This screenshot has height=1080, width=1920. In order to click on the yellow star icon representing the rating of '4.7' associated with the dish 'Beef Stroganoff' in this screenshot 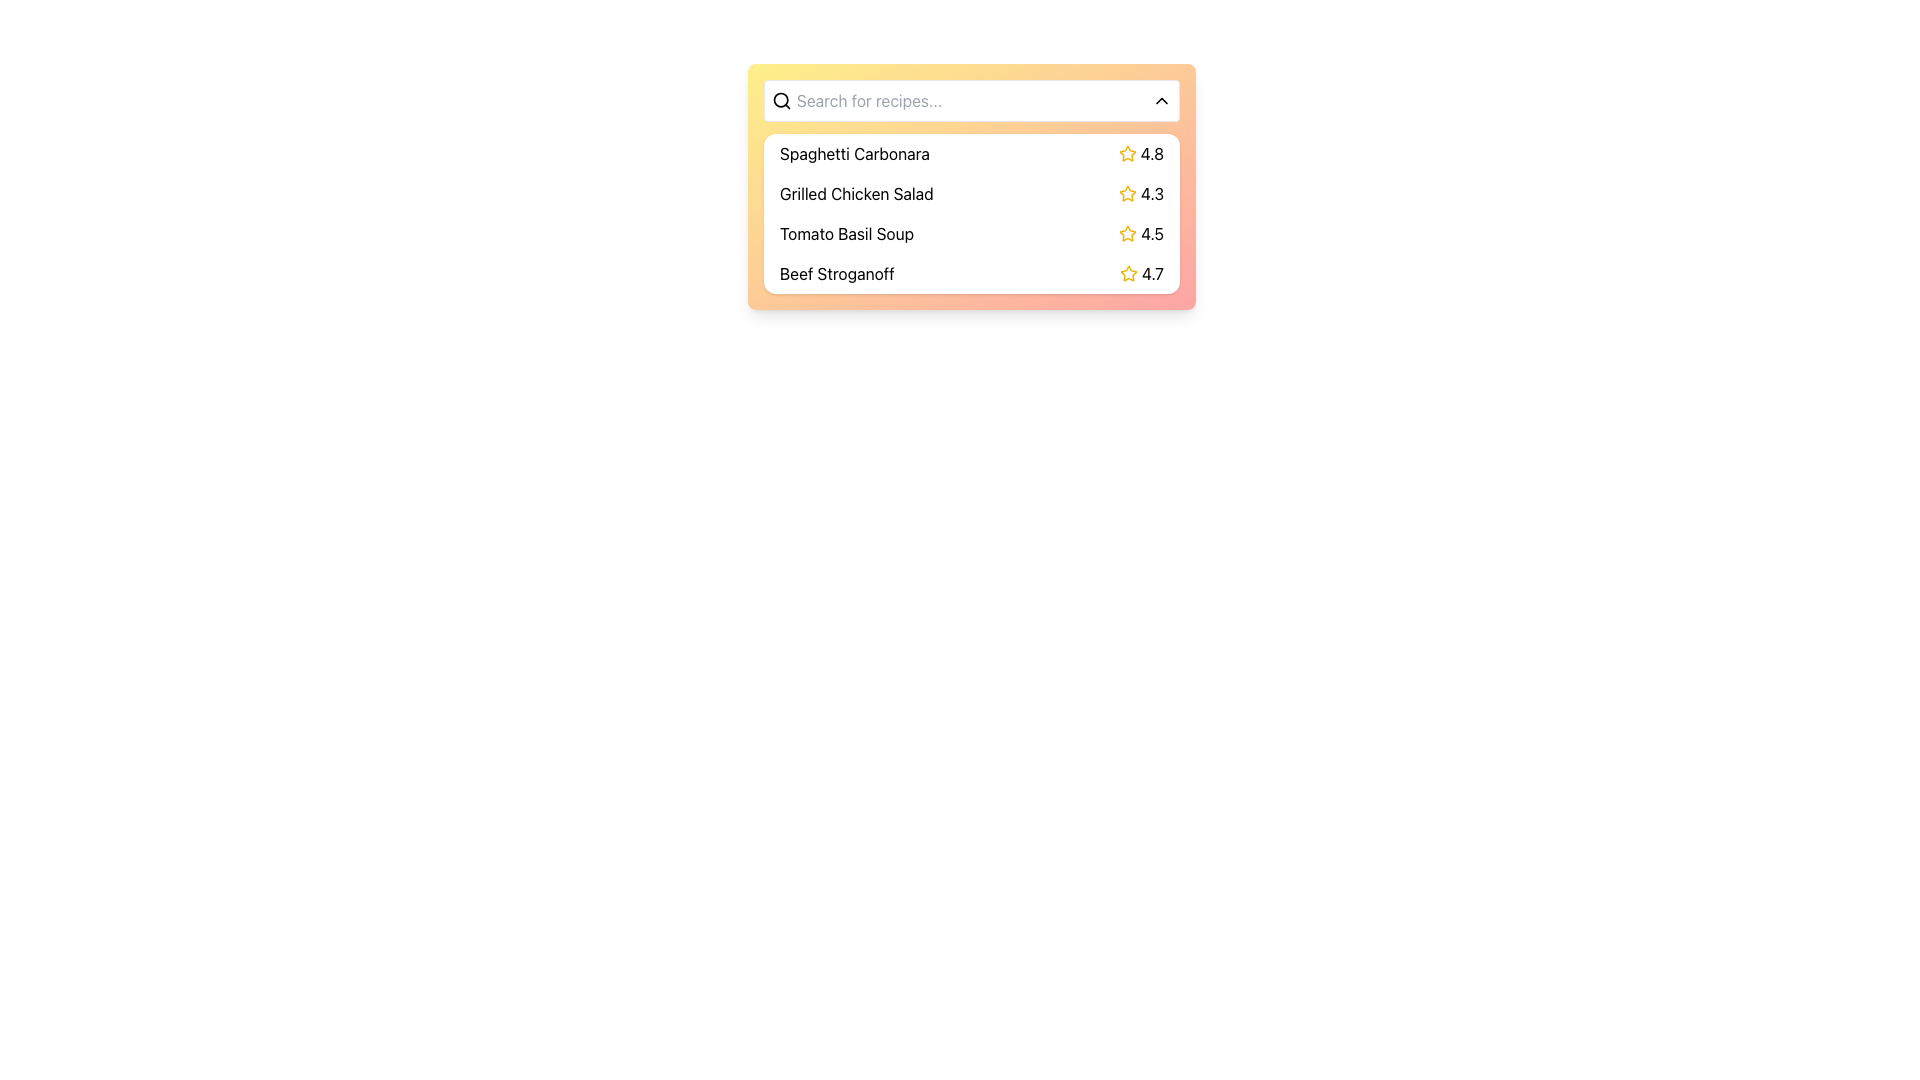, I will do `click(1128, 273)`.